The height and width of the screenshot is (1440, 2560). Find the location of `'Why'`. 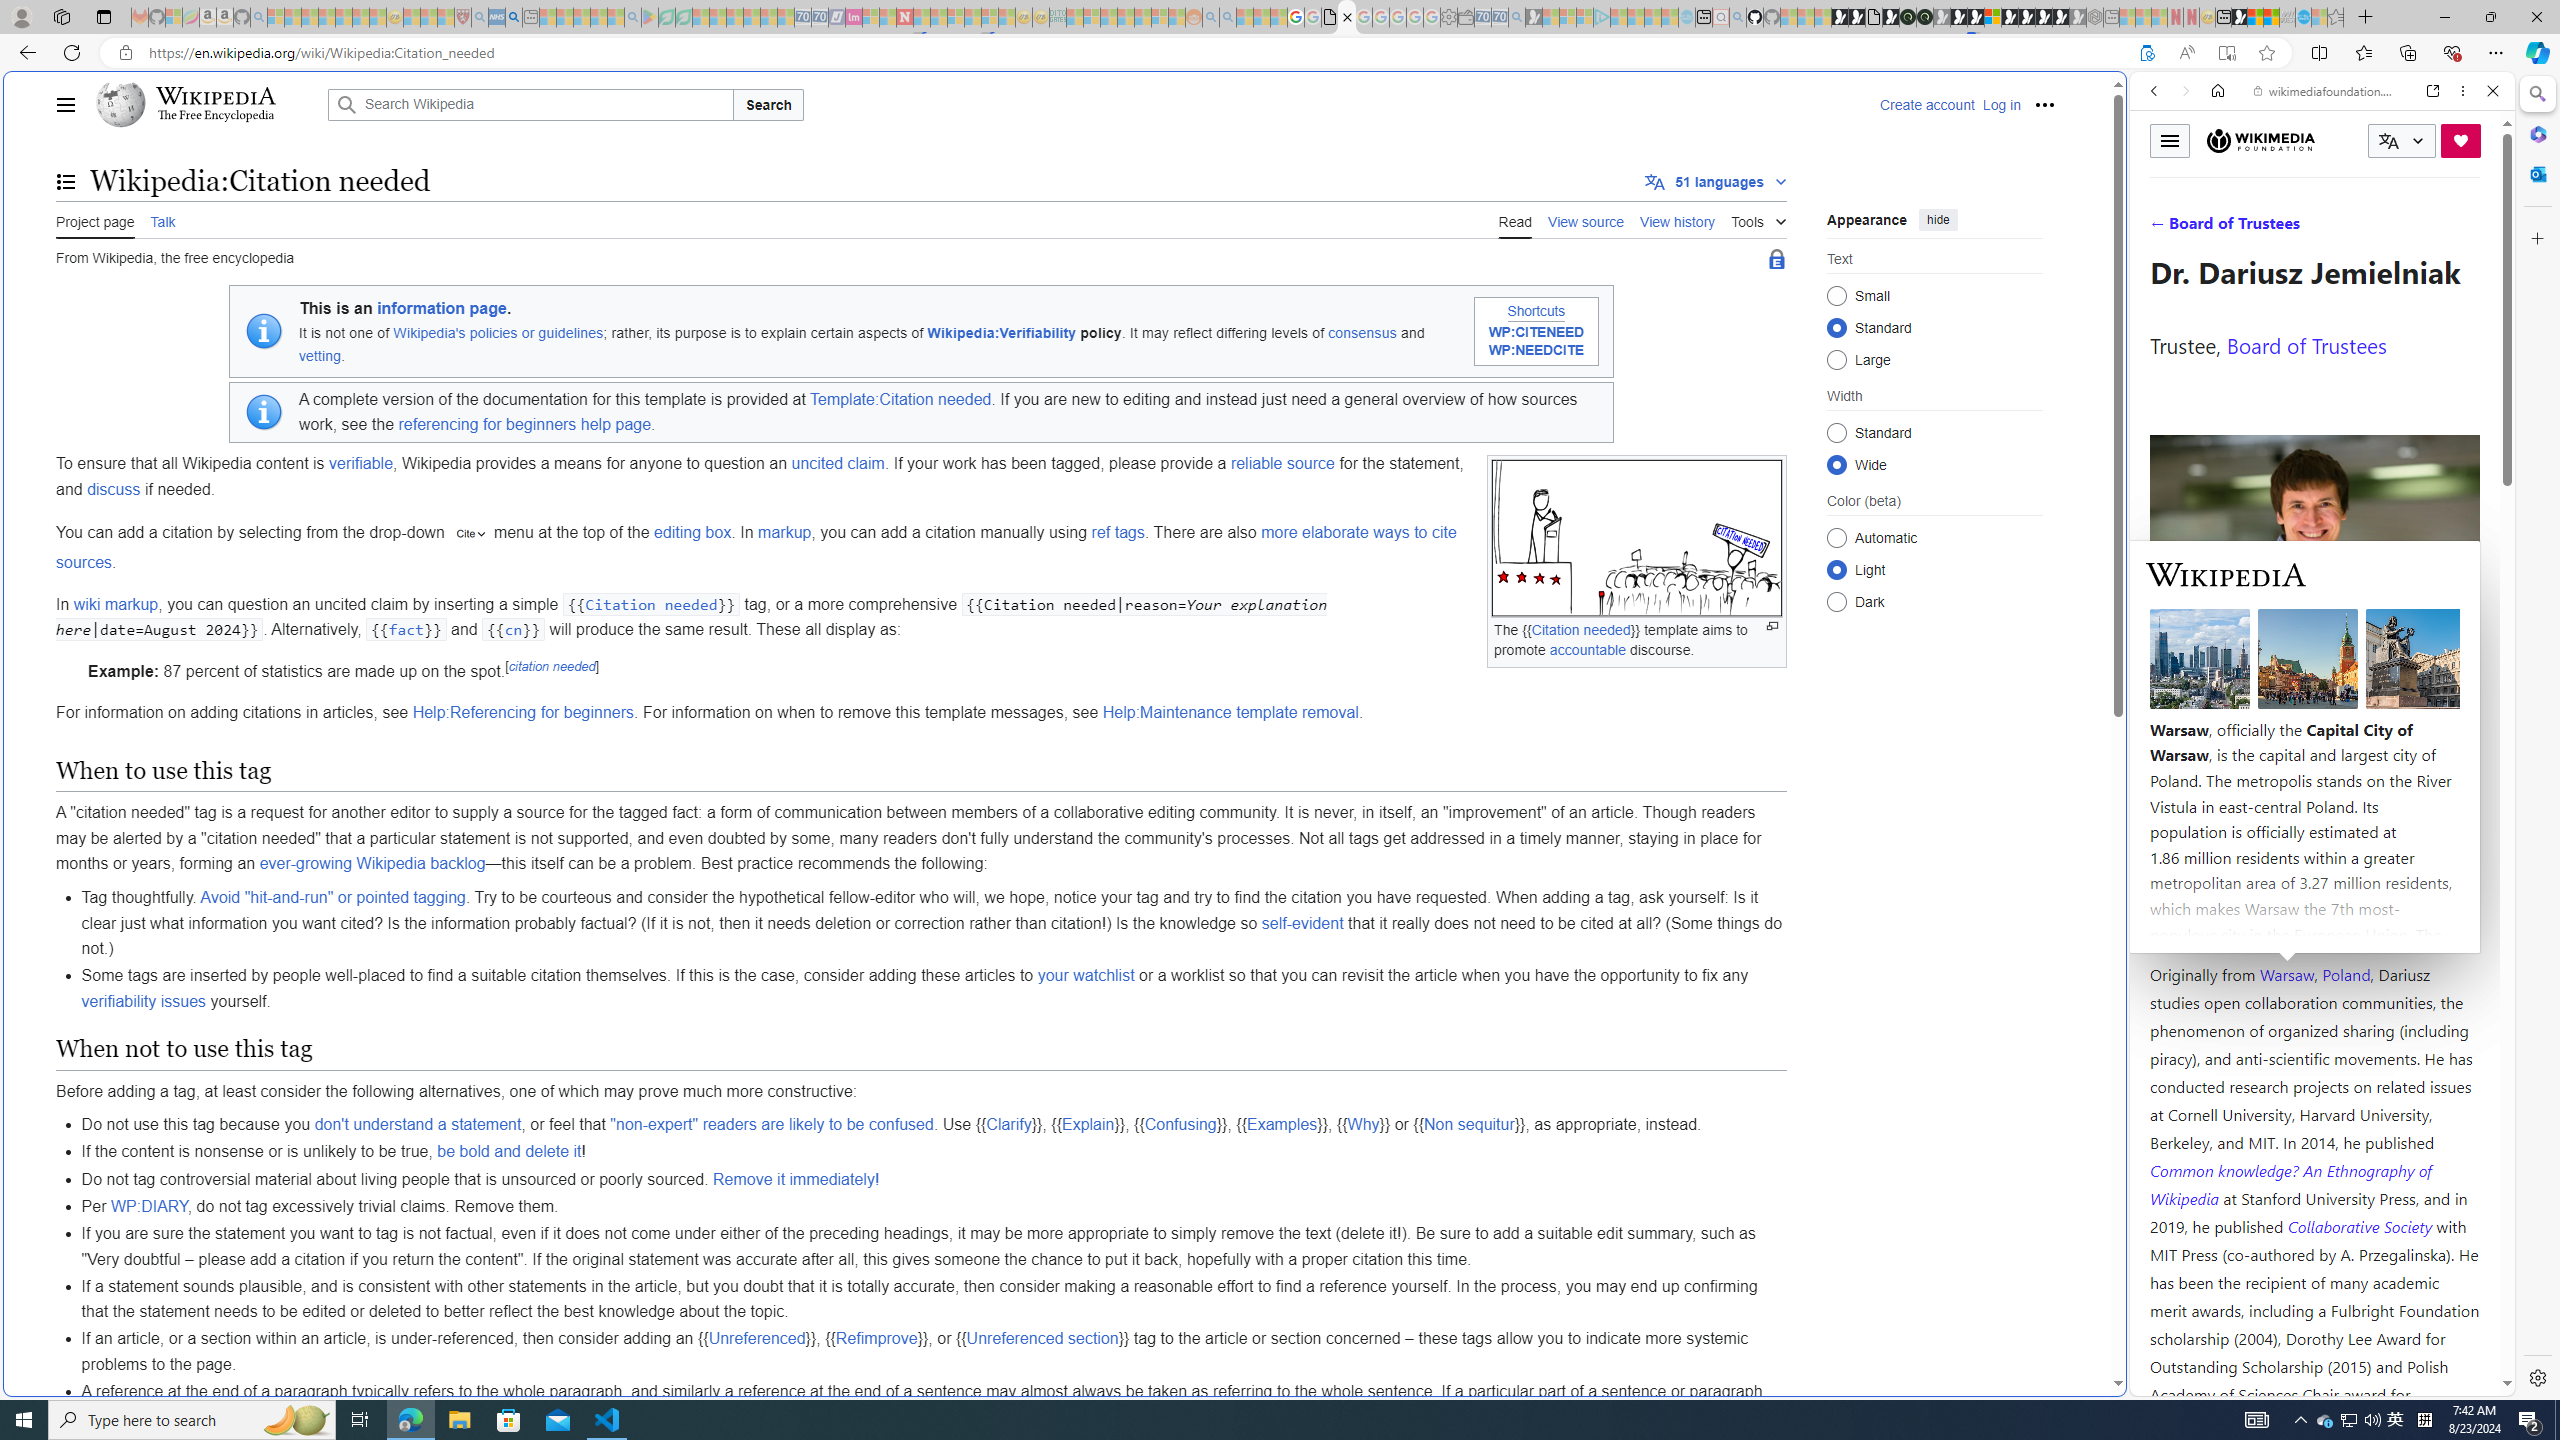

'Why' is located at coordinates (1362, 1125).